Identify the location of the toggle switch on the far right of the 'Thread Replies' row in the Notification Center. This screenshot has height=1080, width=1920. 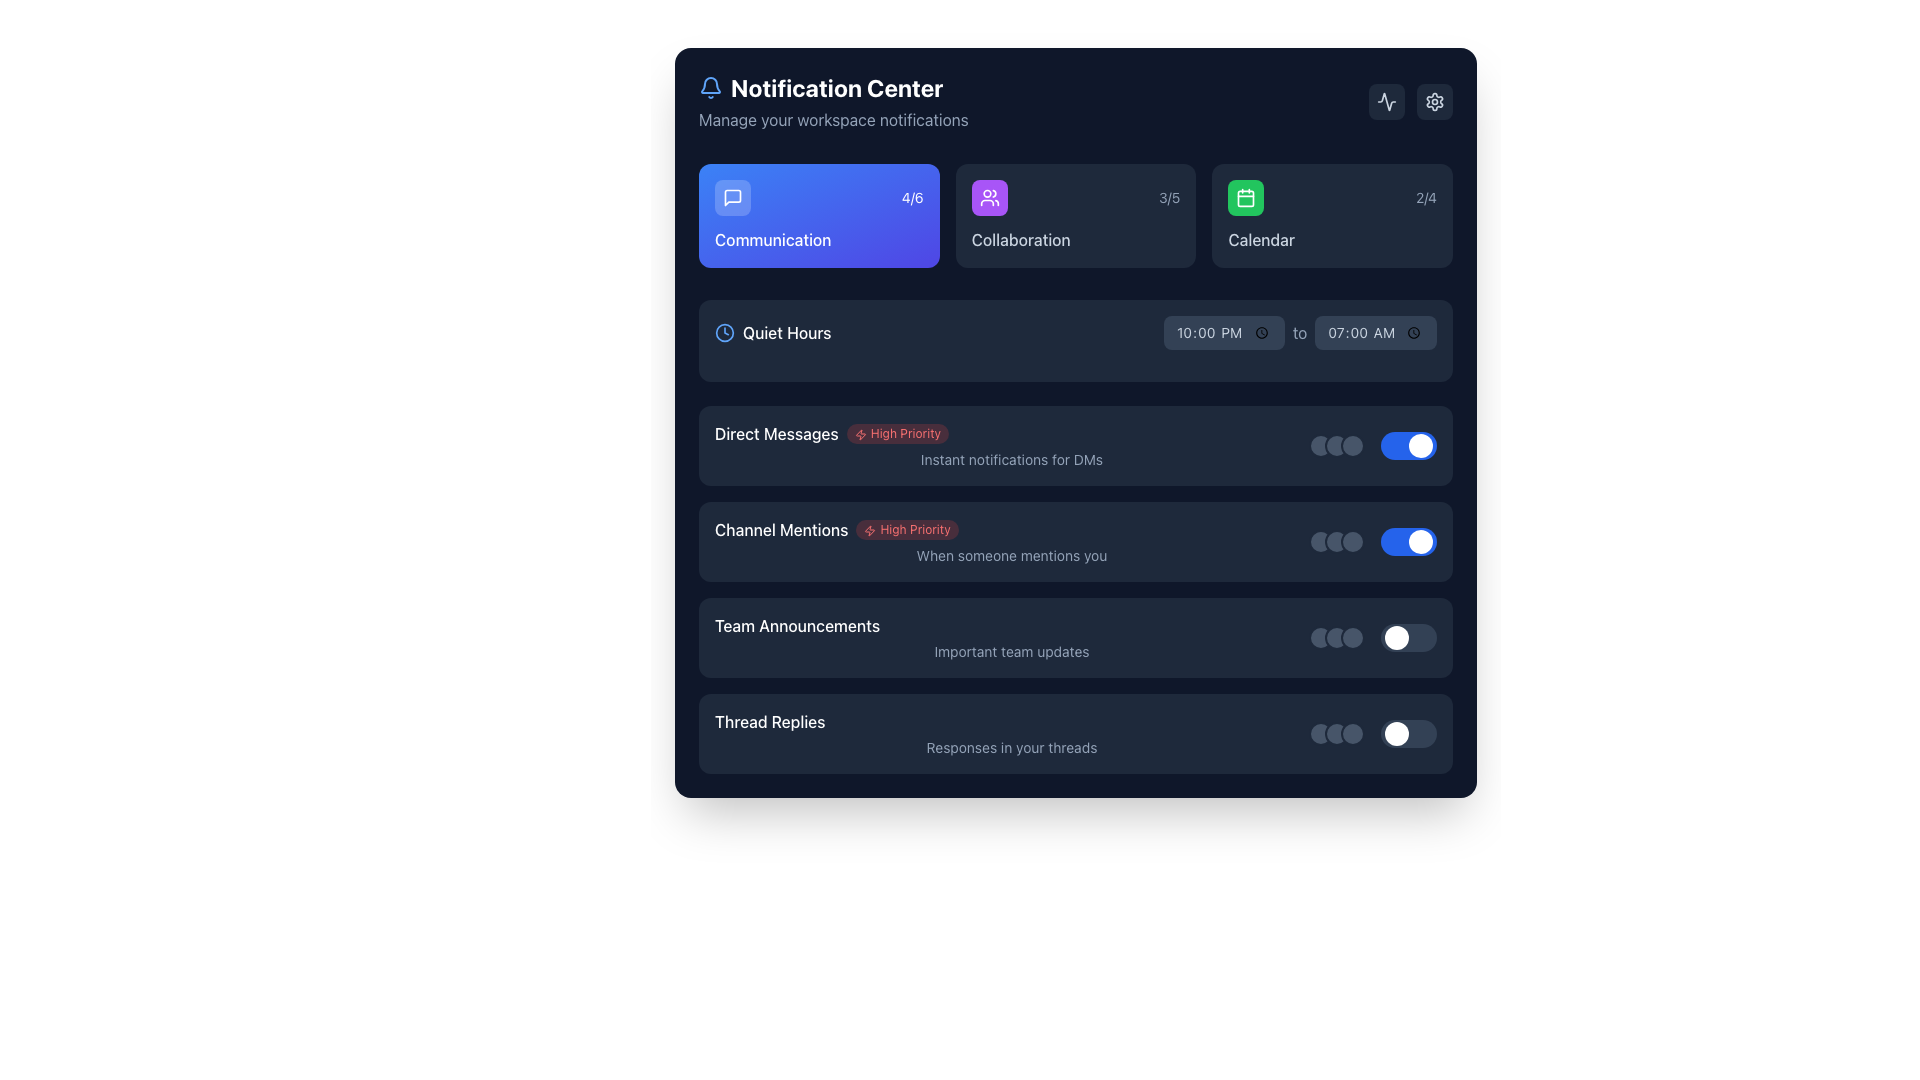
(1408, 733).